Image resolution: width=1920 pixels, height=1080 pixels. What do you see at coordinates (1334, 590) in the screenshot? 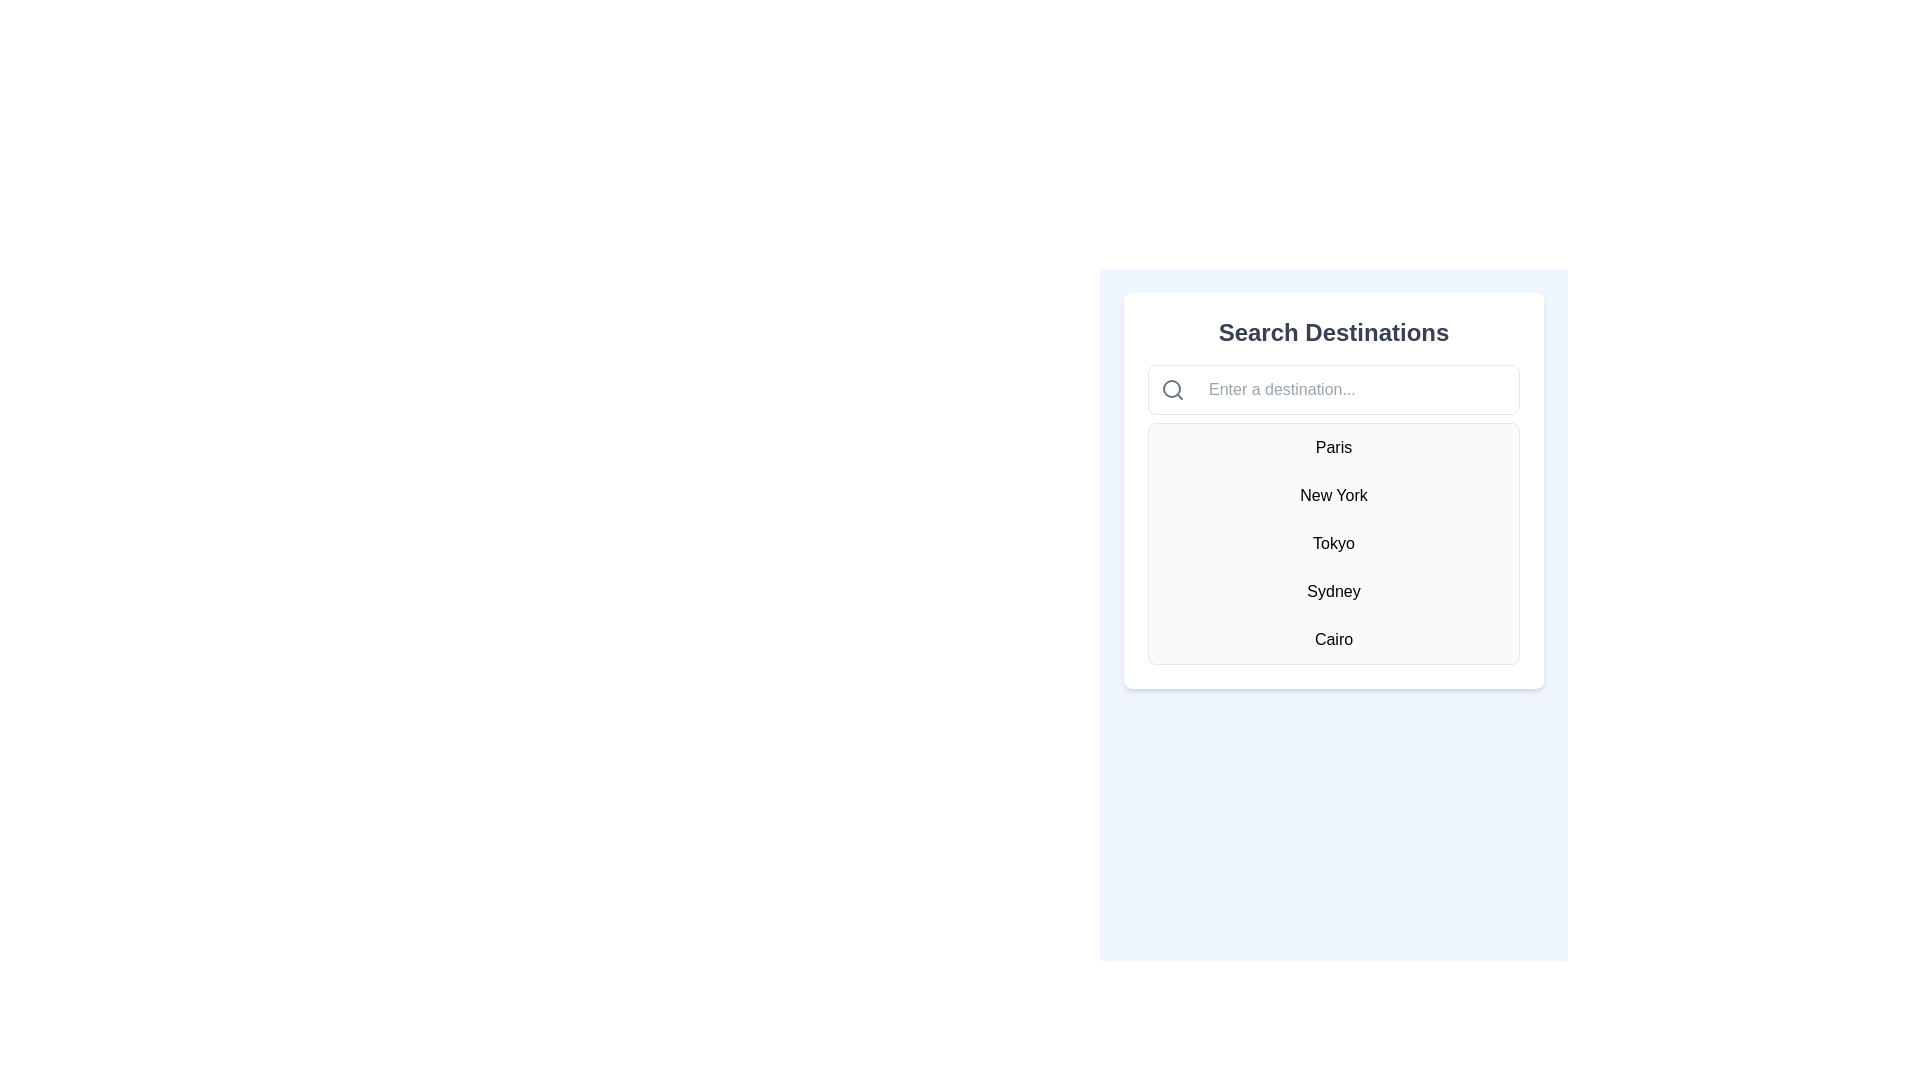
I see `the fourth item in the list, which is 'Sydney'` at bounding box center [1334, 590].